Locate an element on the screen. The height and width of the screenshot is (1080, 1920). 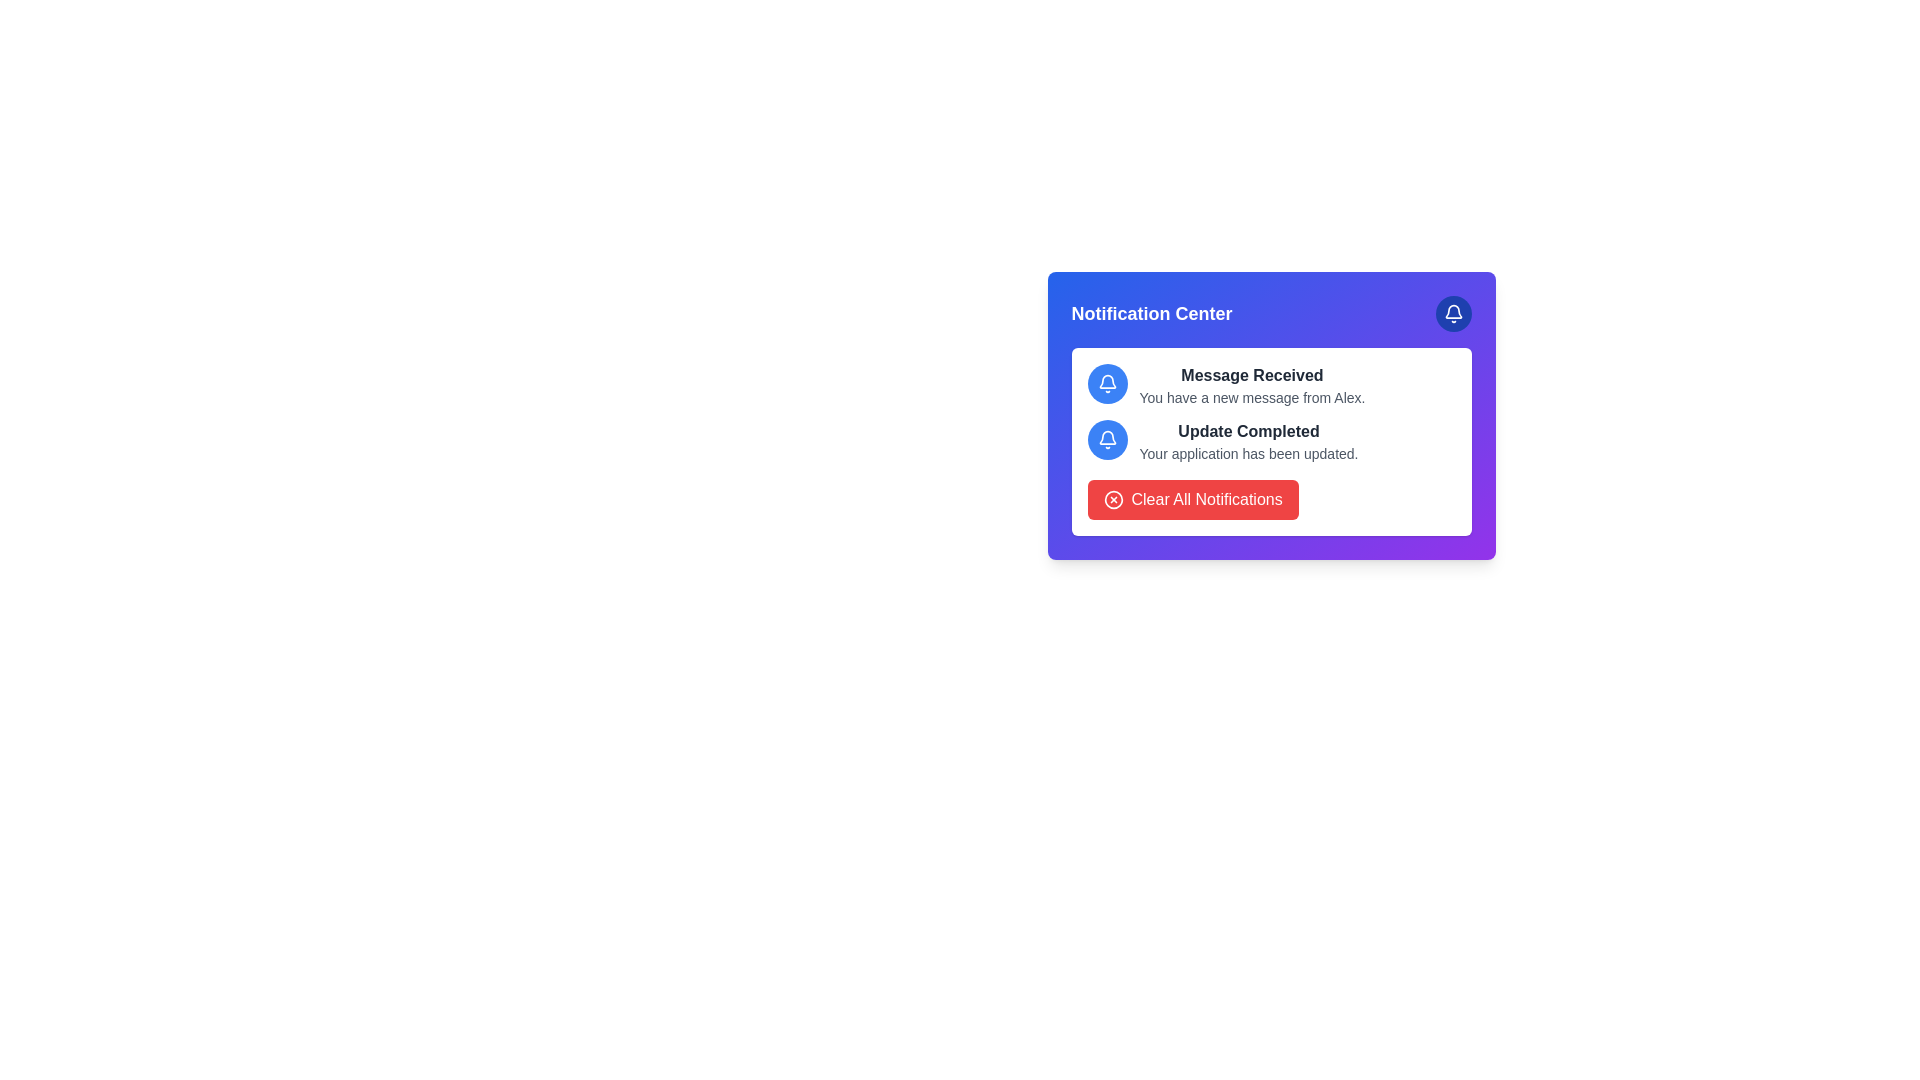
the text label that displays 'You have a new message from Alex.' located below the header 'Message Received.' is located at coordinates (1251, 397).